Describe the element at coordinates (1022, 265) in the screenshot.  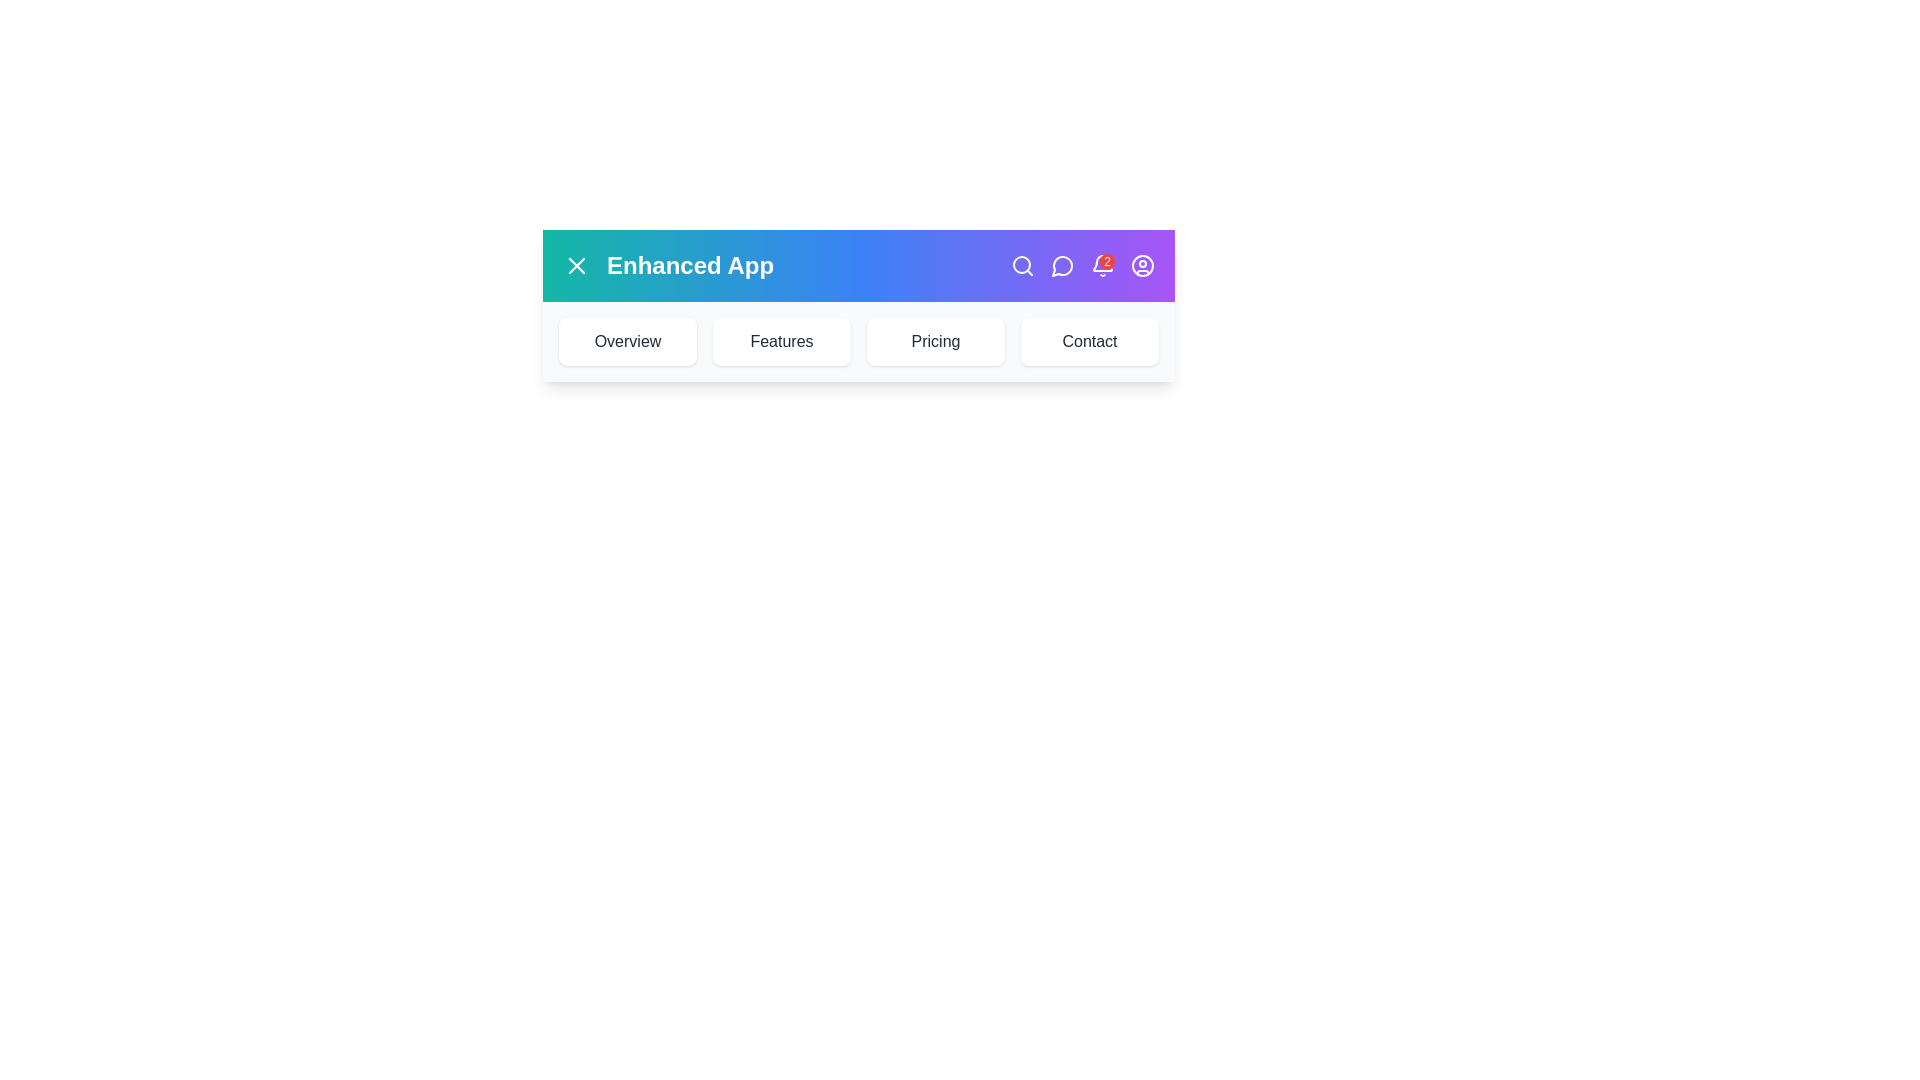
I see `the search icon to initiate a search` at that location.